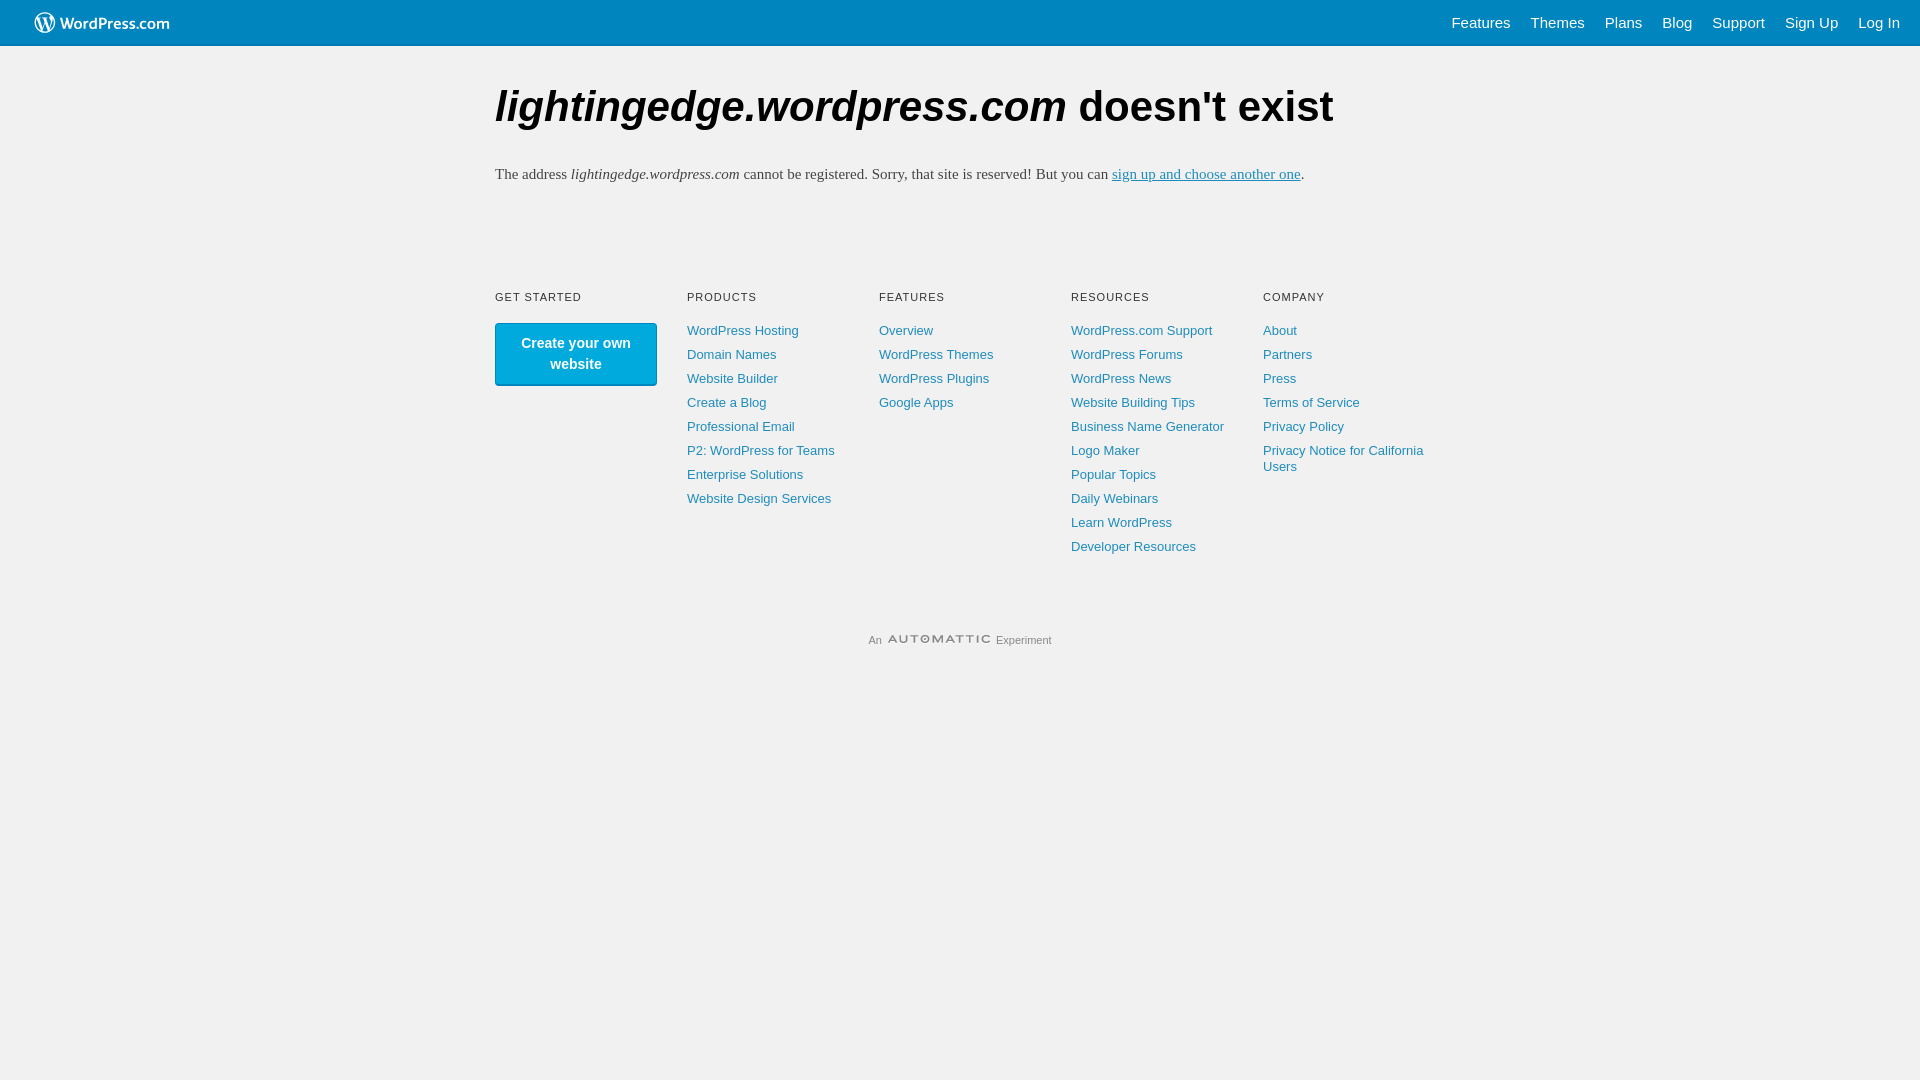 The height and width of the screenshot is (1080, 1920). What do you see at coordinates (1280, 329) in the screenshot?
I see `'About'` at bounding box center [1280, 329].